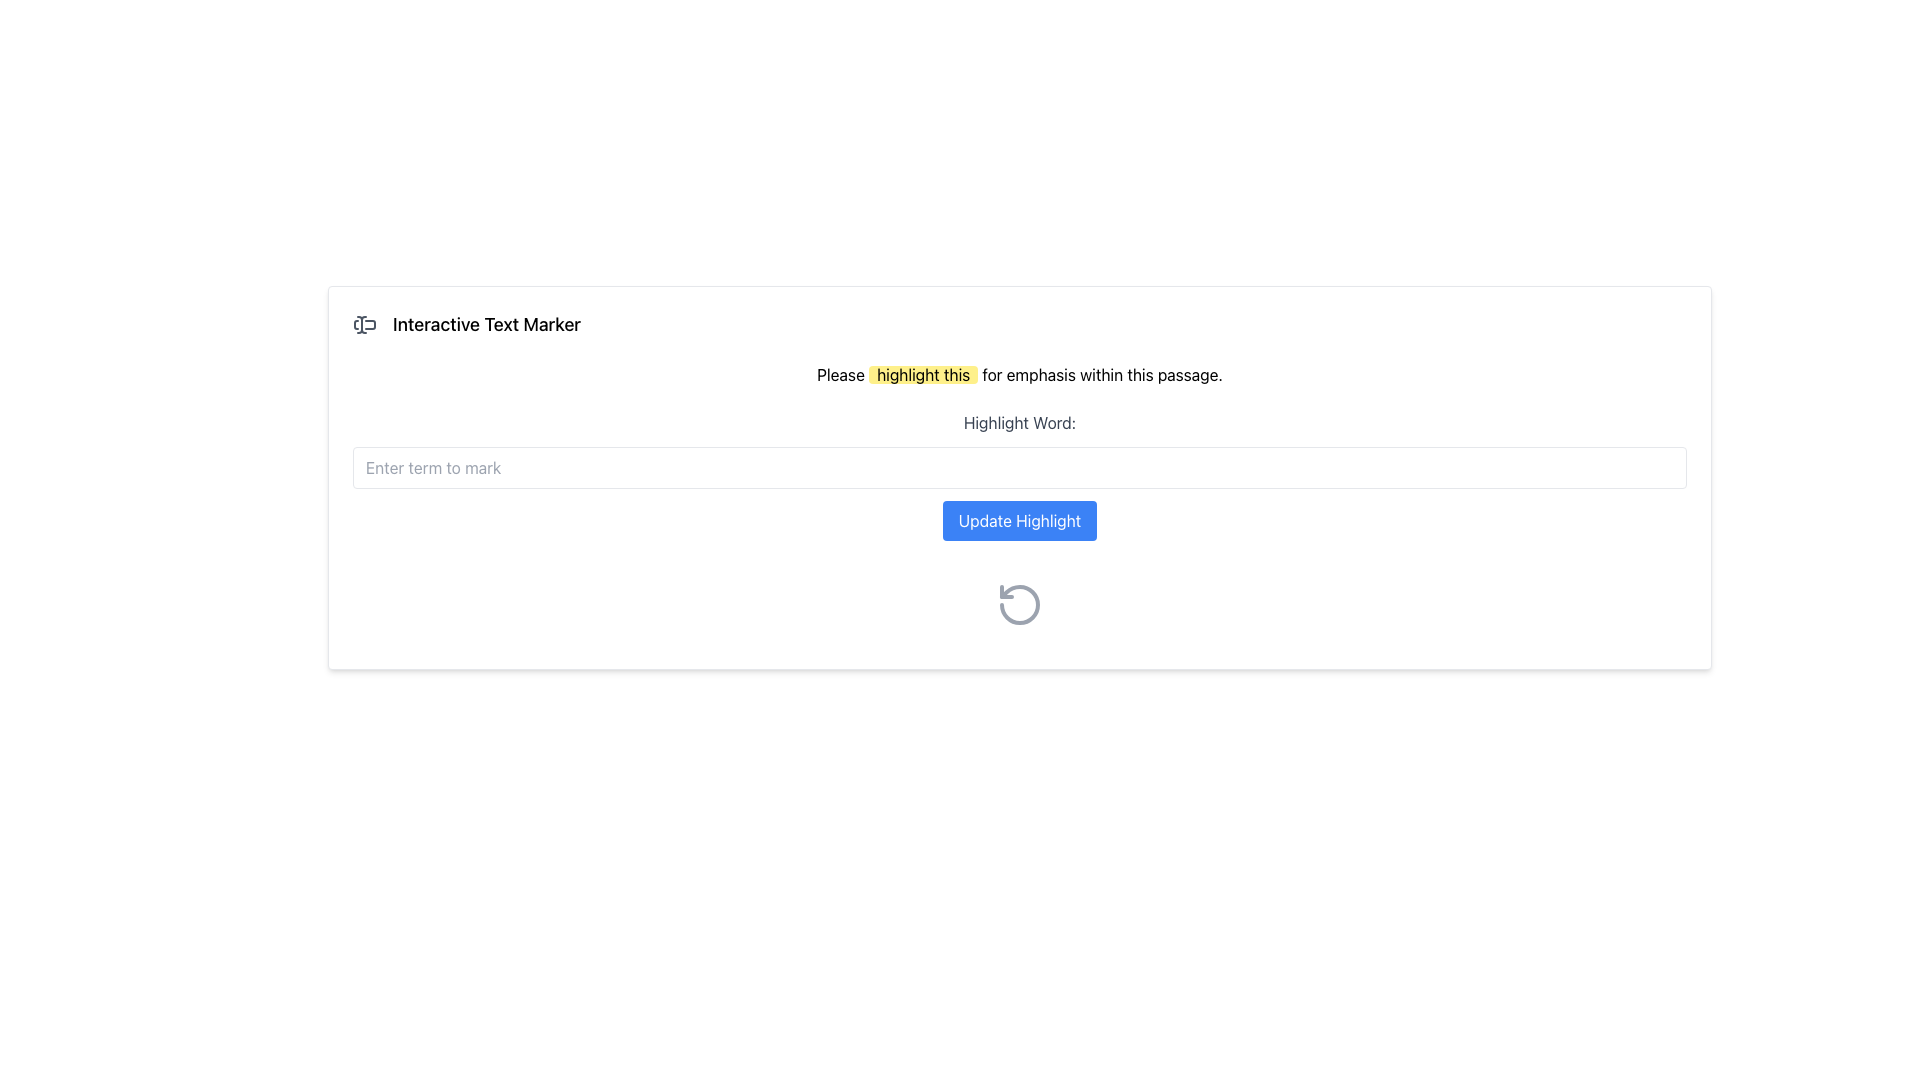 The image size is (1920, 1080). Describe the element at coordinates (364, 323) in the screenshot. I see `the Icon element styled with a black outline, which is located to the left of the text 'Interactive Text Marker'` at that location.